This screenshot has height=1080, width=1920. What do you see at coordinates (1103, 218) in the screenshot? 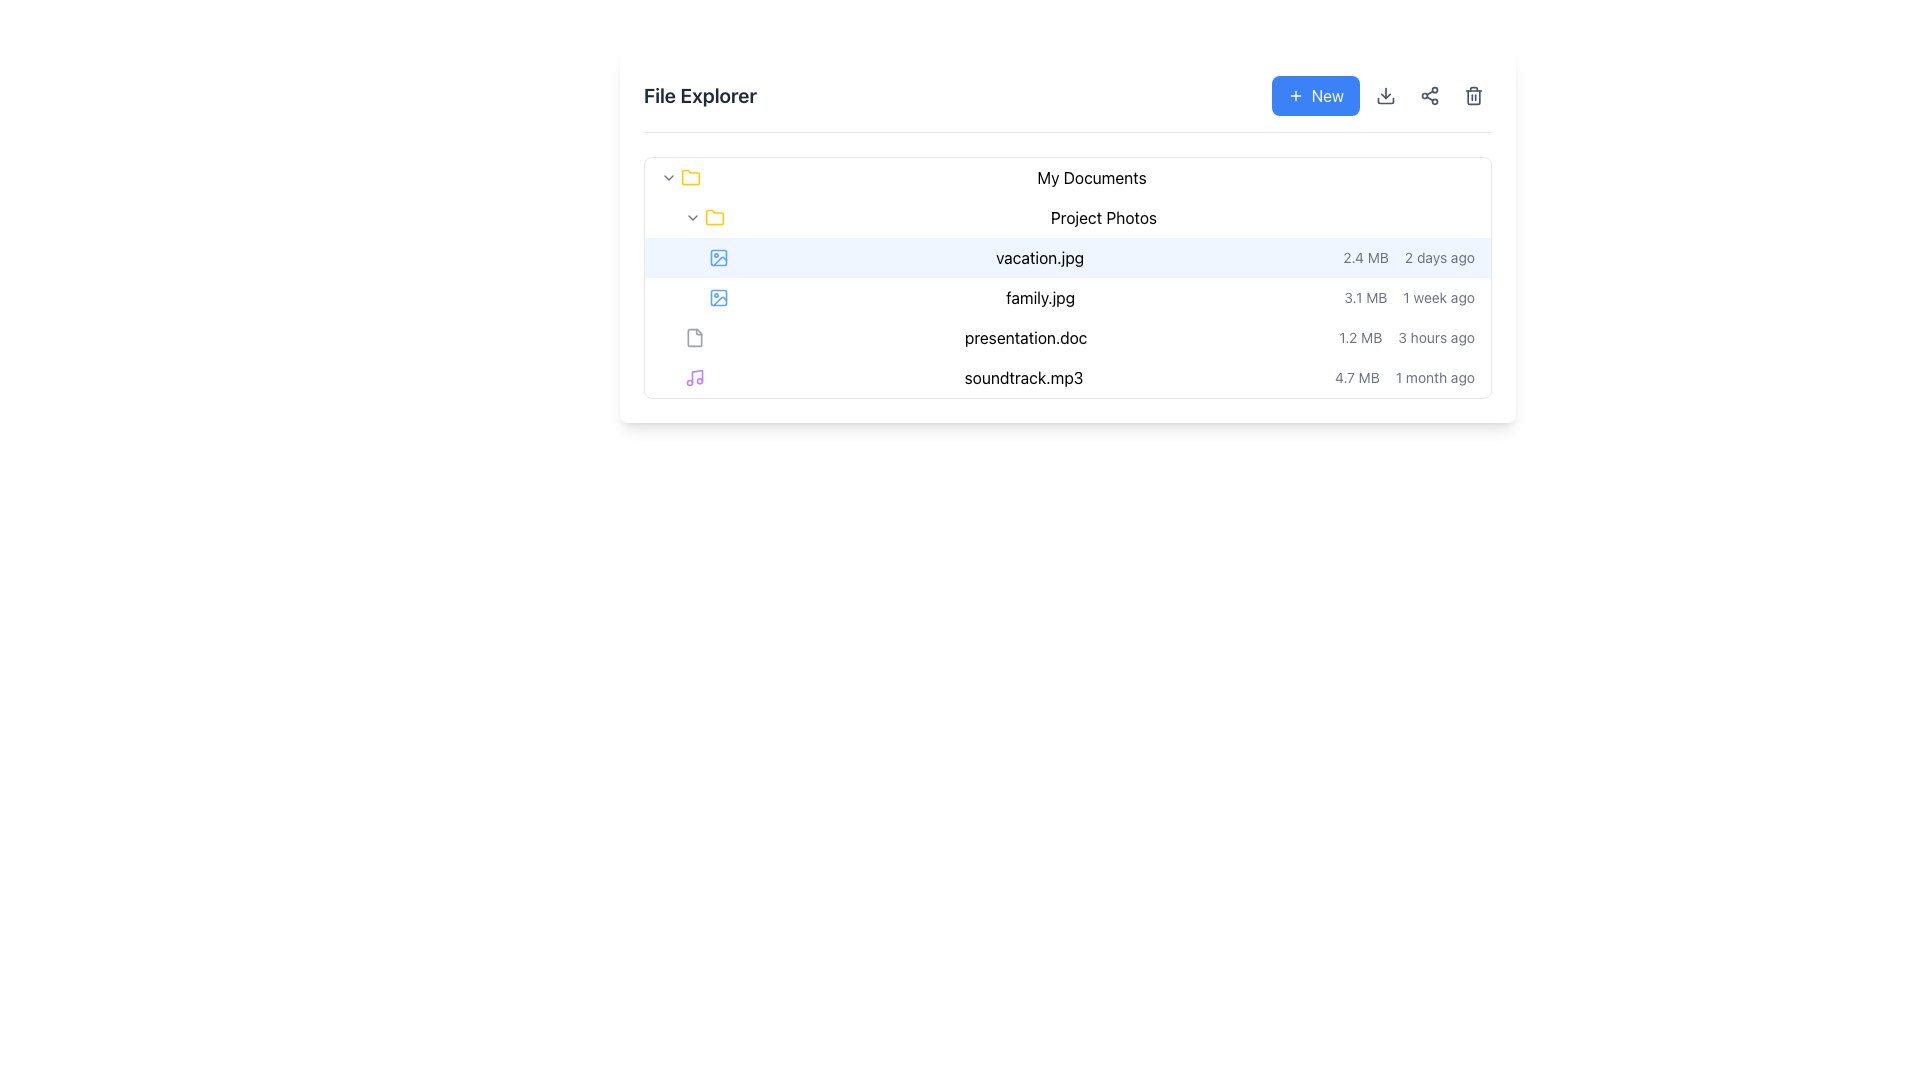
I see `the 'Project Photos' text label` at bounding box center [1103, 218].